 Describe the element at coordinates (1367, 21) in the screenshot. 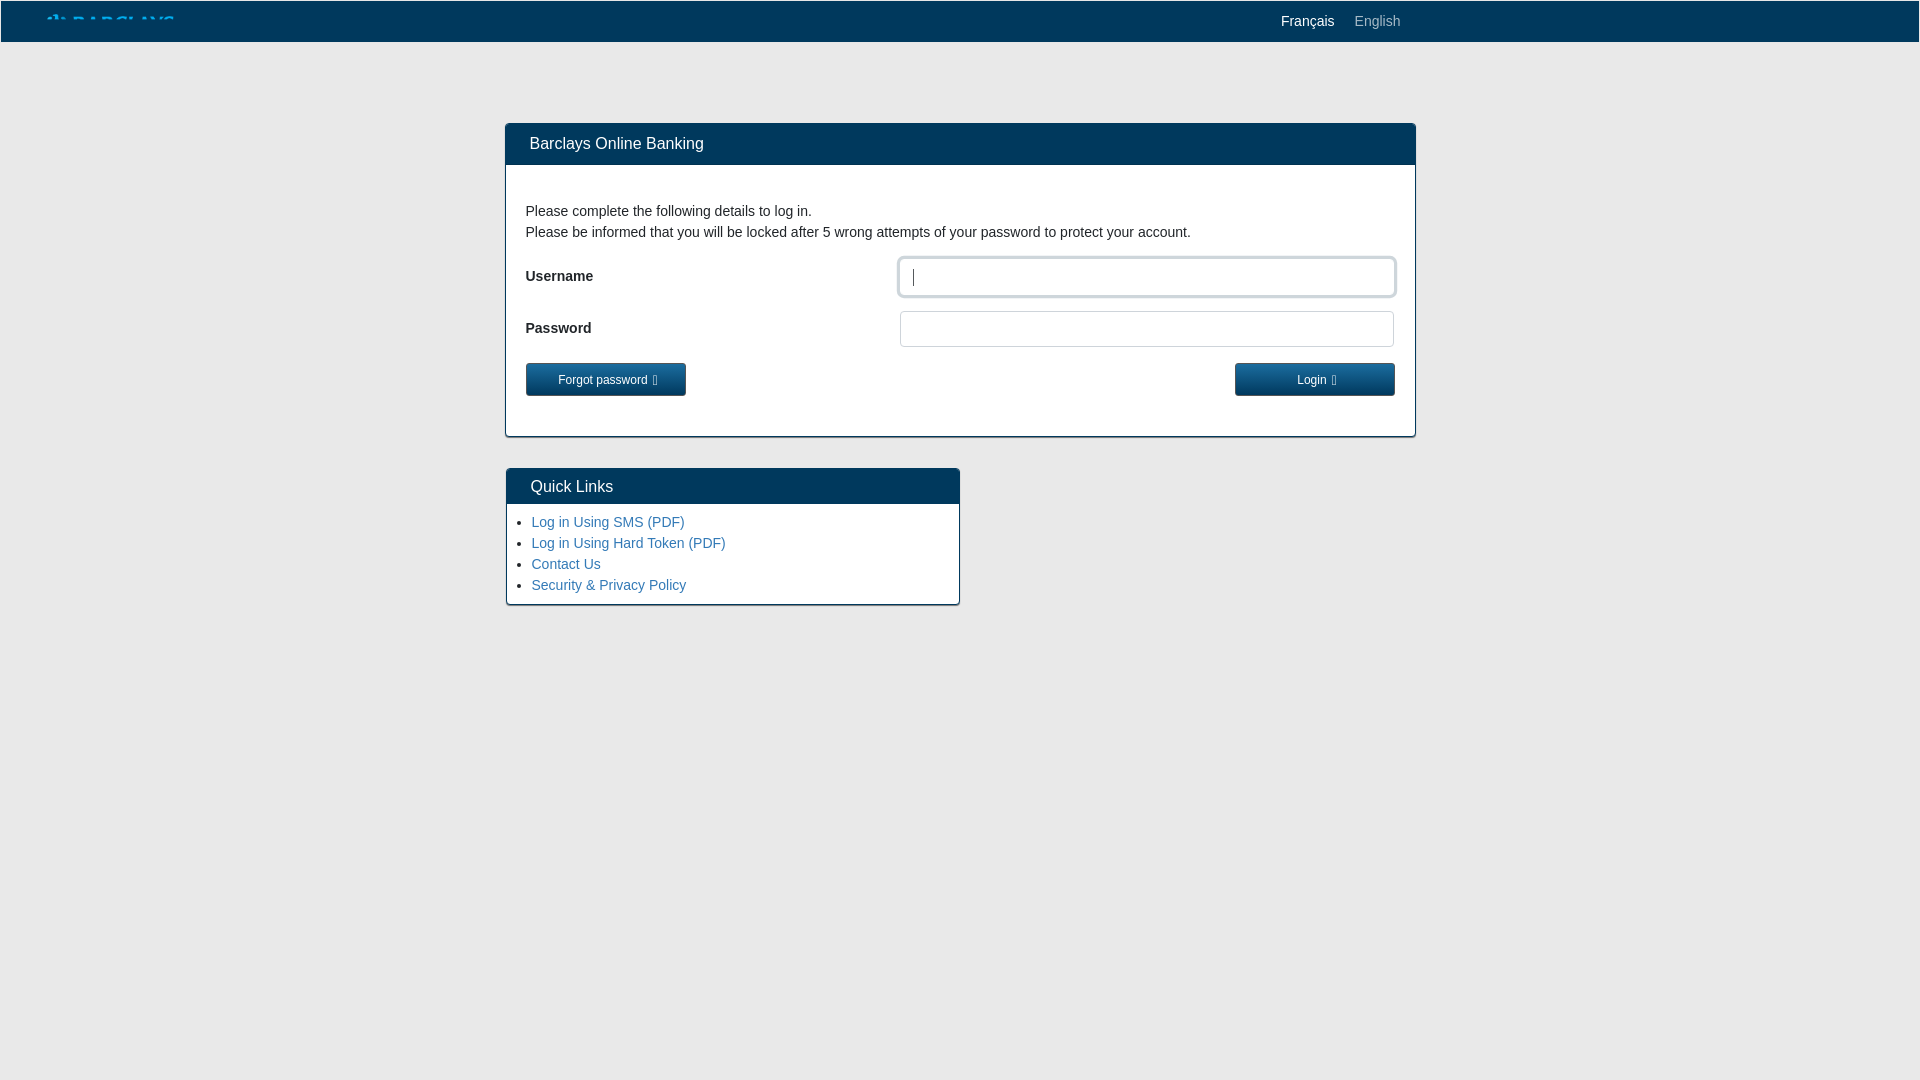

I see `'English'` at that location.